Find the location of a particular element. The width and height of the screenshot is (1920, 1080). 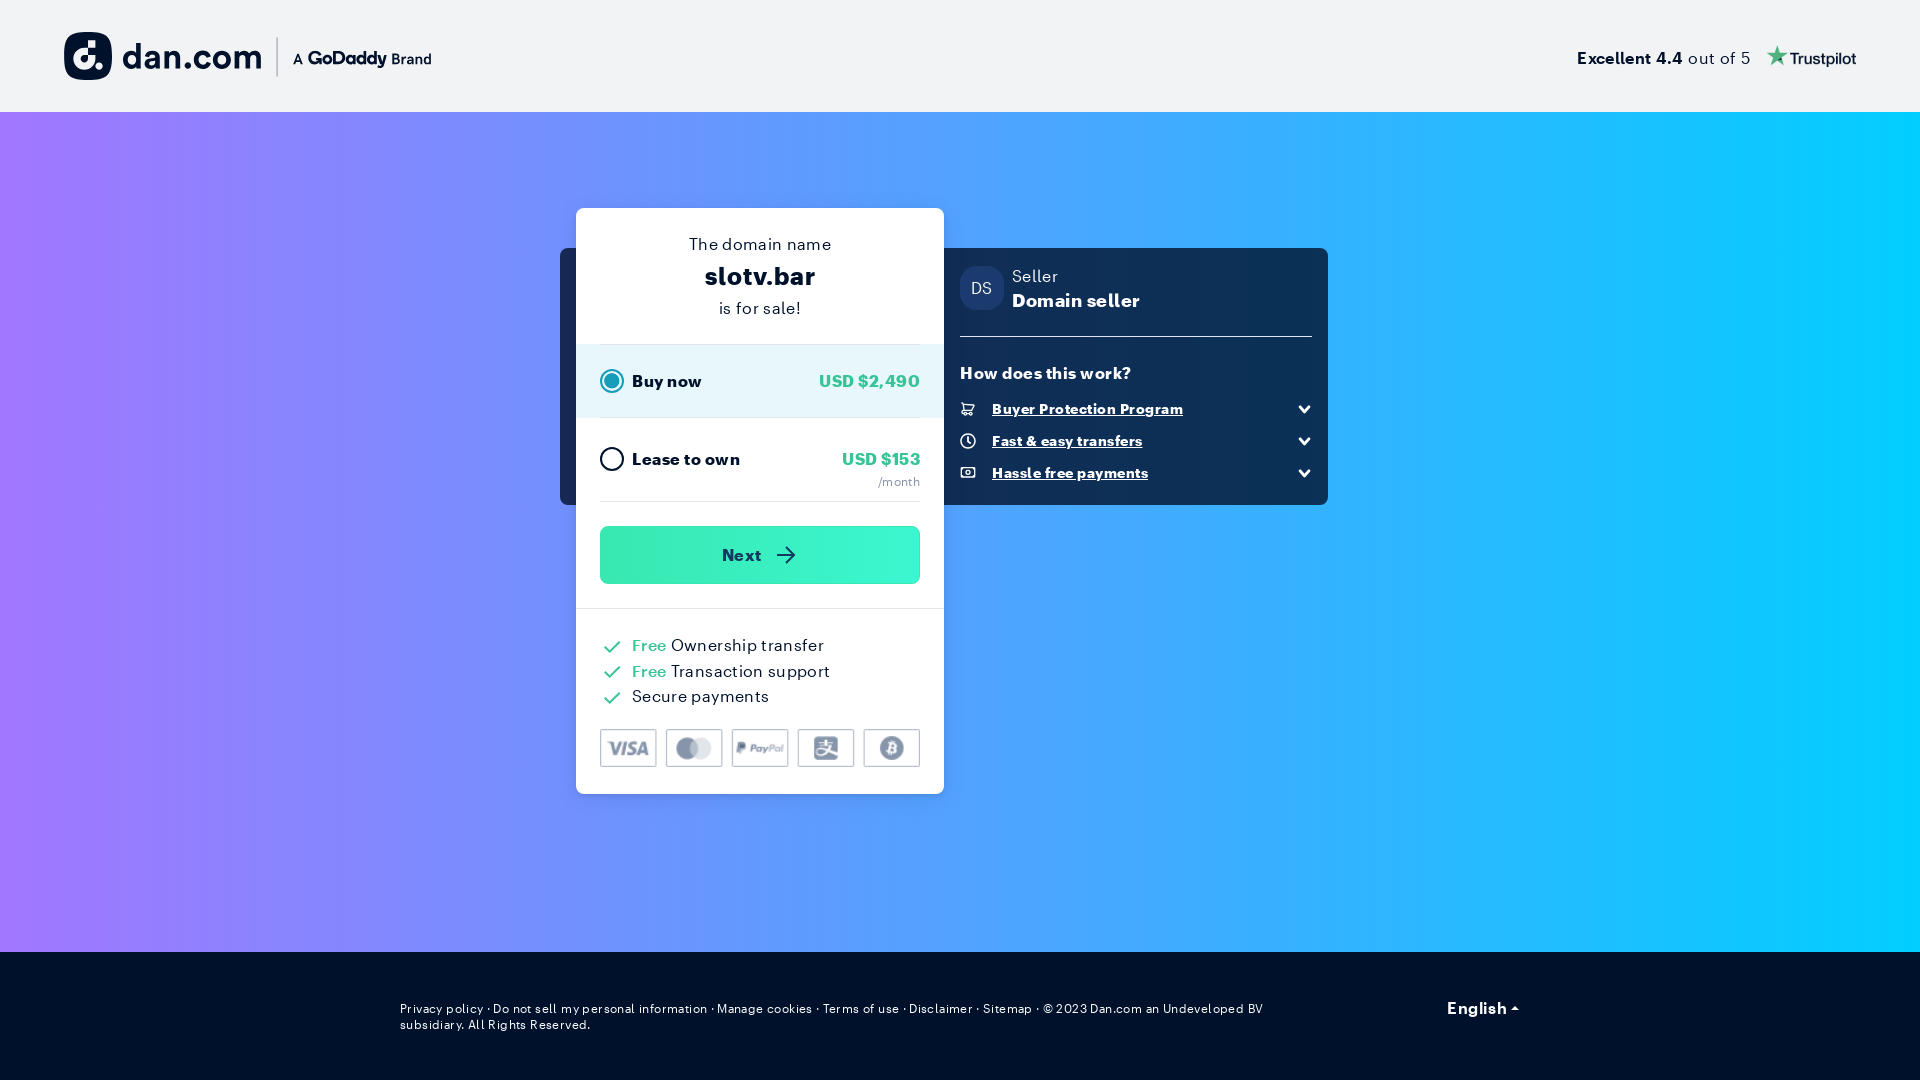

'Excellent 4.4 out of 5' is located at coordinates (1715, 55).